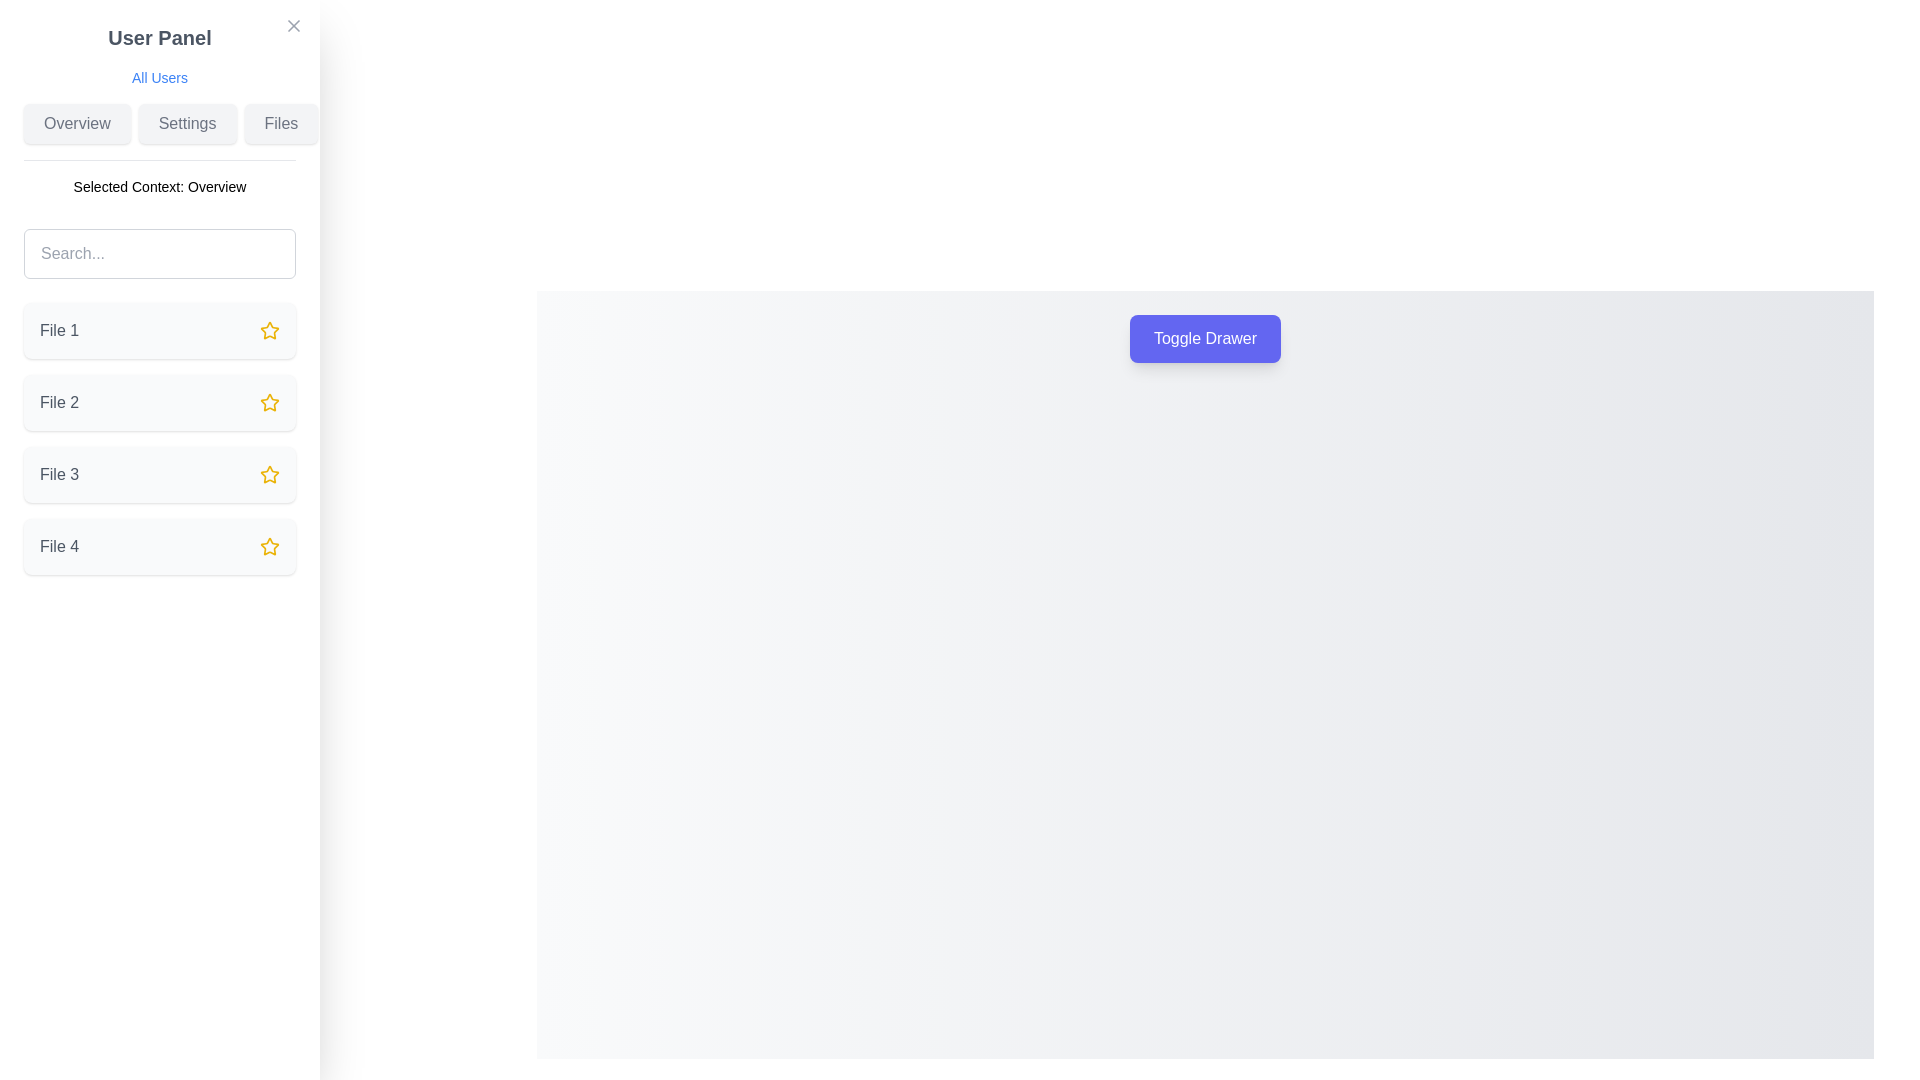 This screenshot has width=1920, height=1080. I want to click on the 'Settings' button, which is the second button in the User Panel sidebar, so click(187, 123).